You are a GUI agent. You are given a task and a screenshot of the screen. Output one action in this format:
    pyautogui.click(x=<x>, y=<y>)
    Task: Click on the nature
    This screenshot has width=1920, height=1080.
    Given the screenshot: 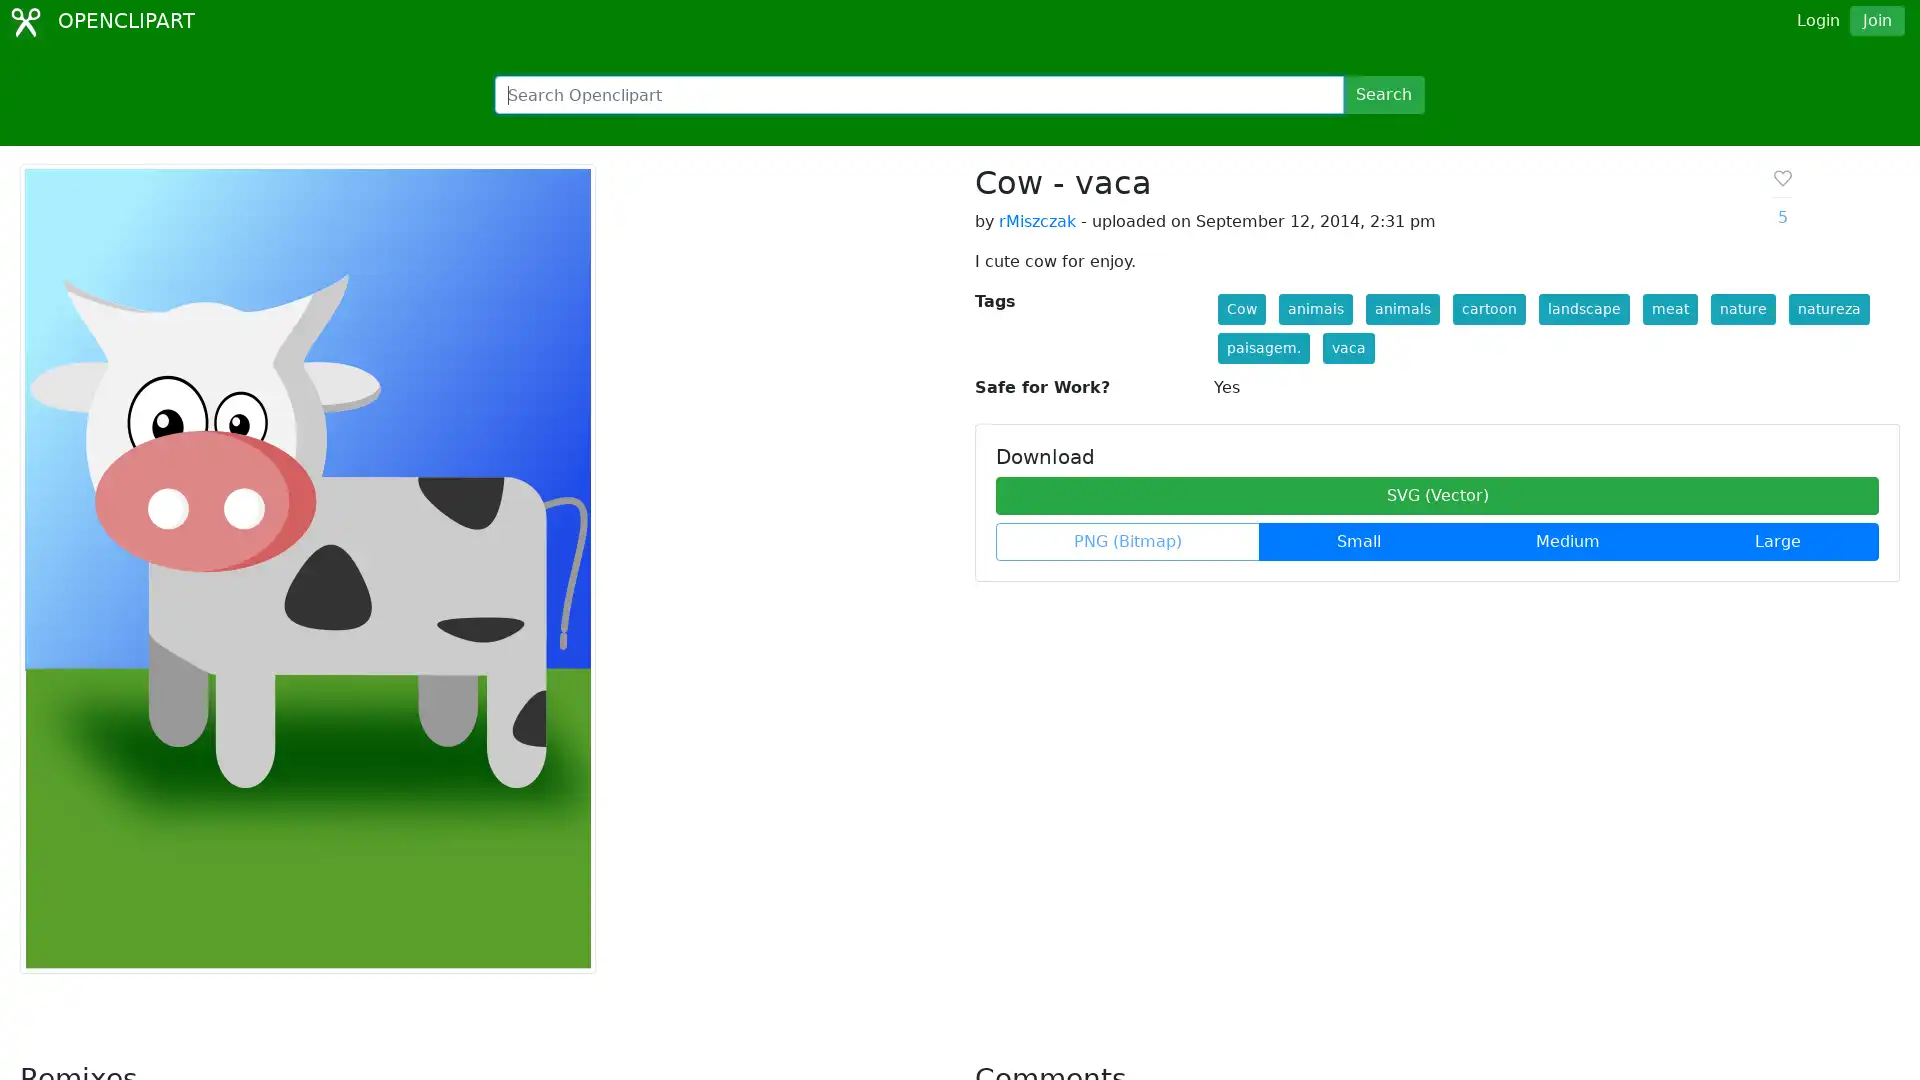 What is the action you would take?
    pyautogui.click(x=1741, y=309)
    